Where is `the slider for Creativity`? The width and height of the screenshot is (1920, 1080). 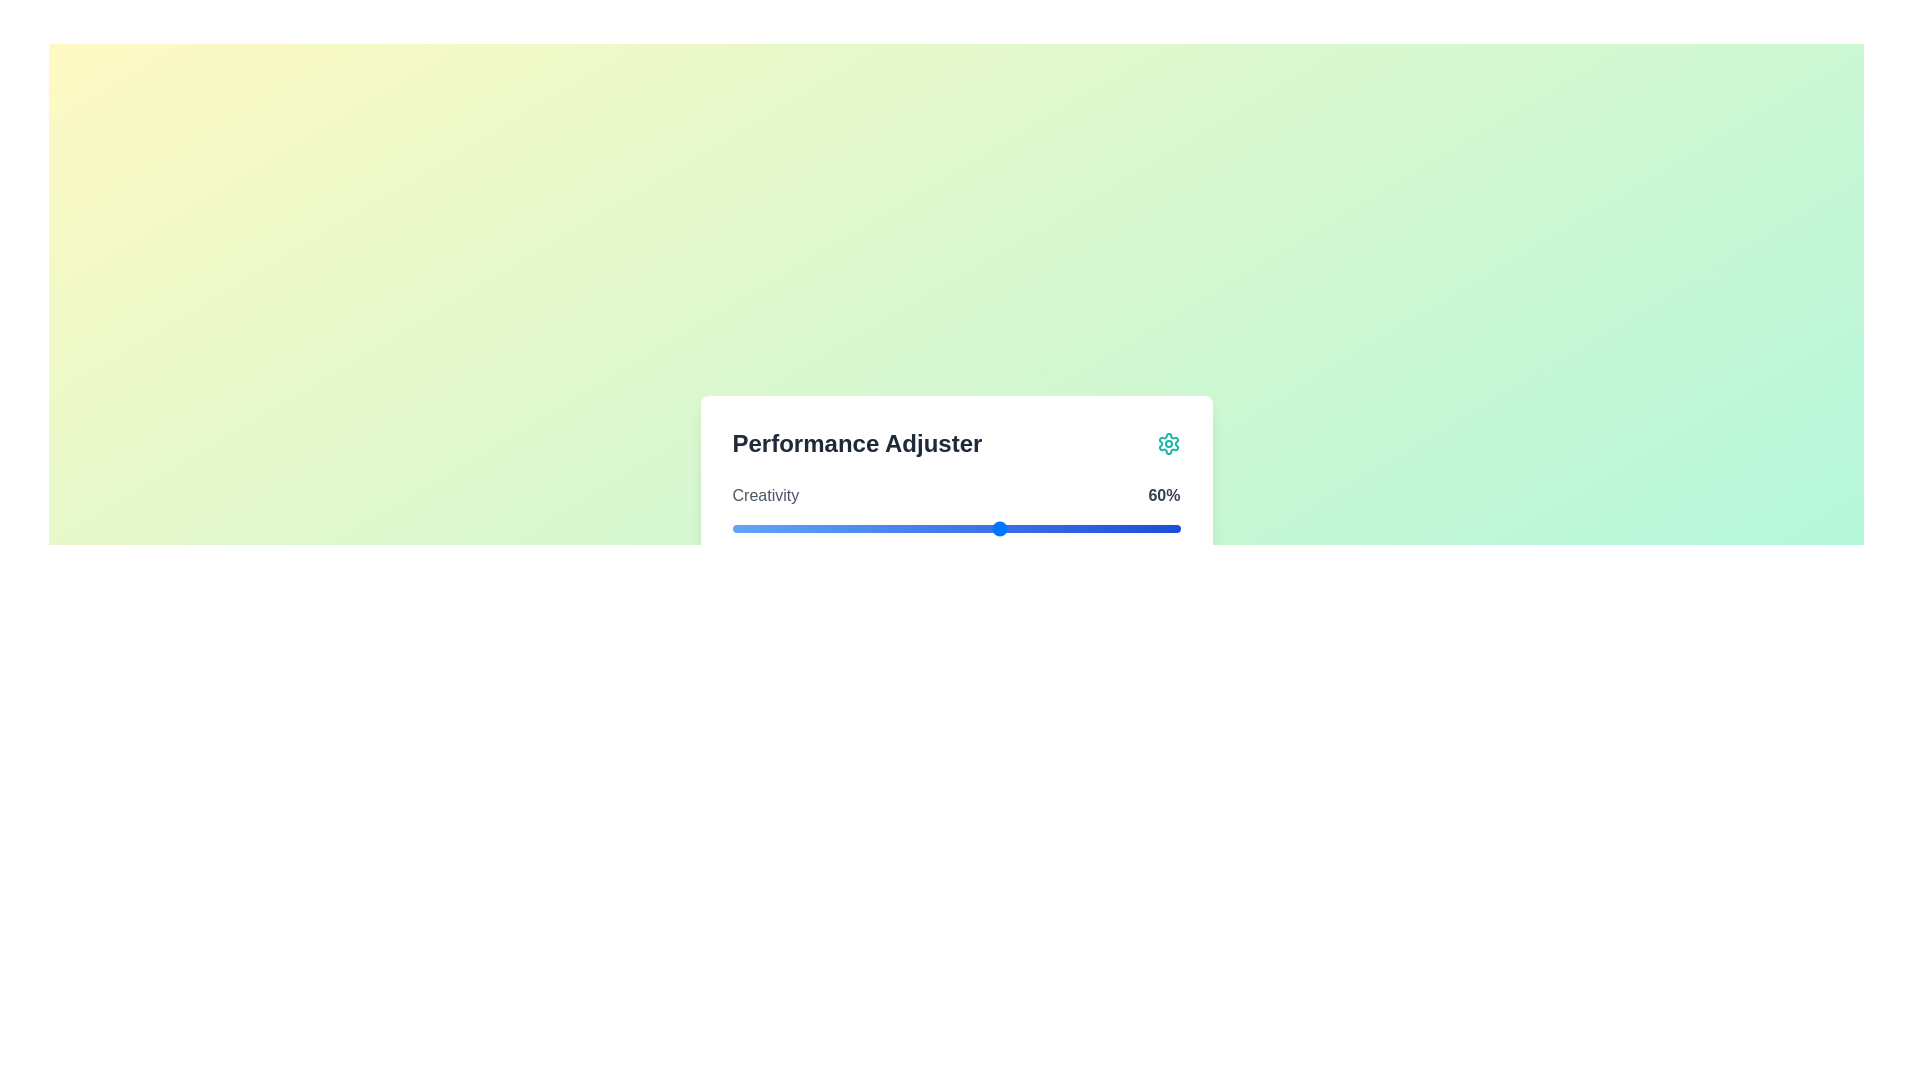 the slider for Creativity is located at coordinates (955, 527).